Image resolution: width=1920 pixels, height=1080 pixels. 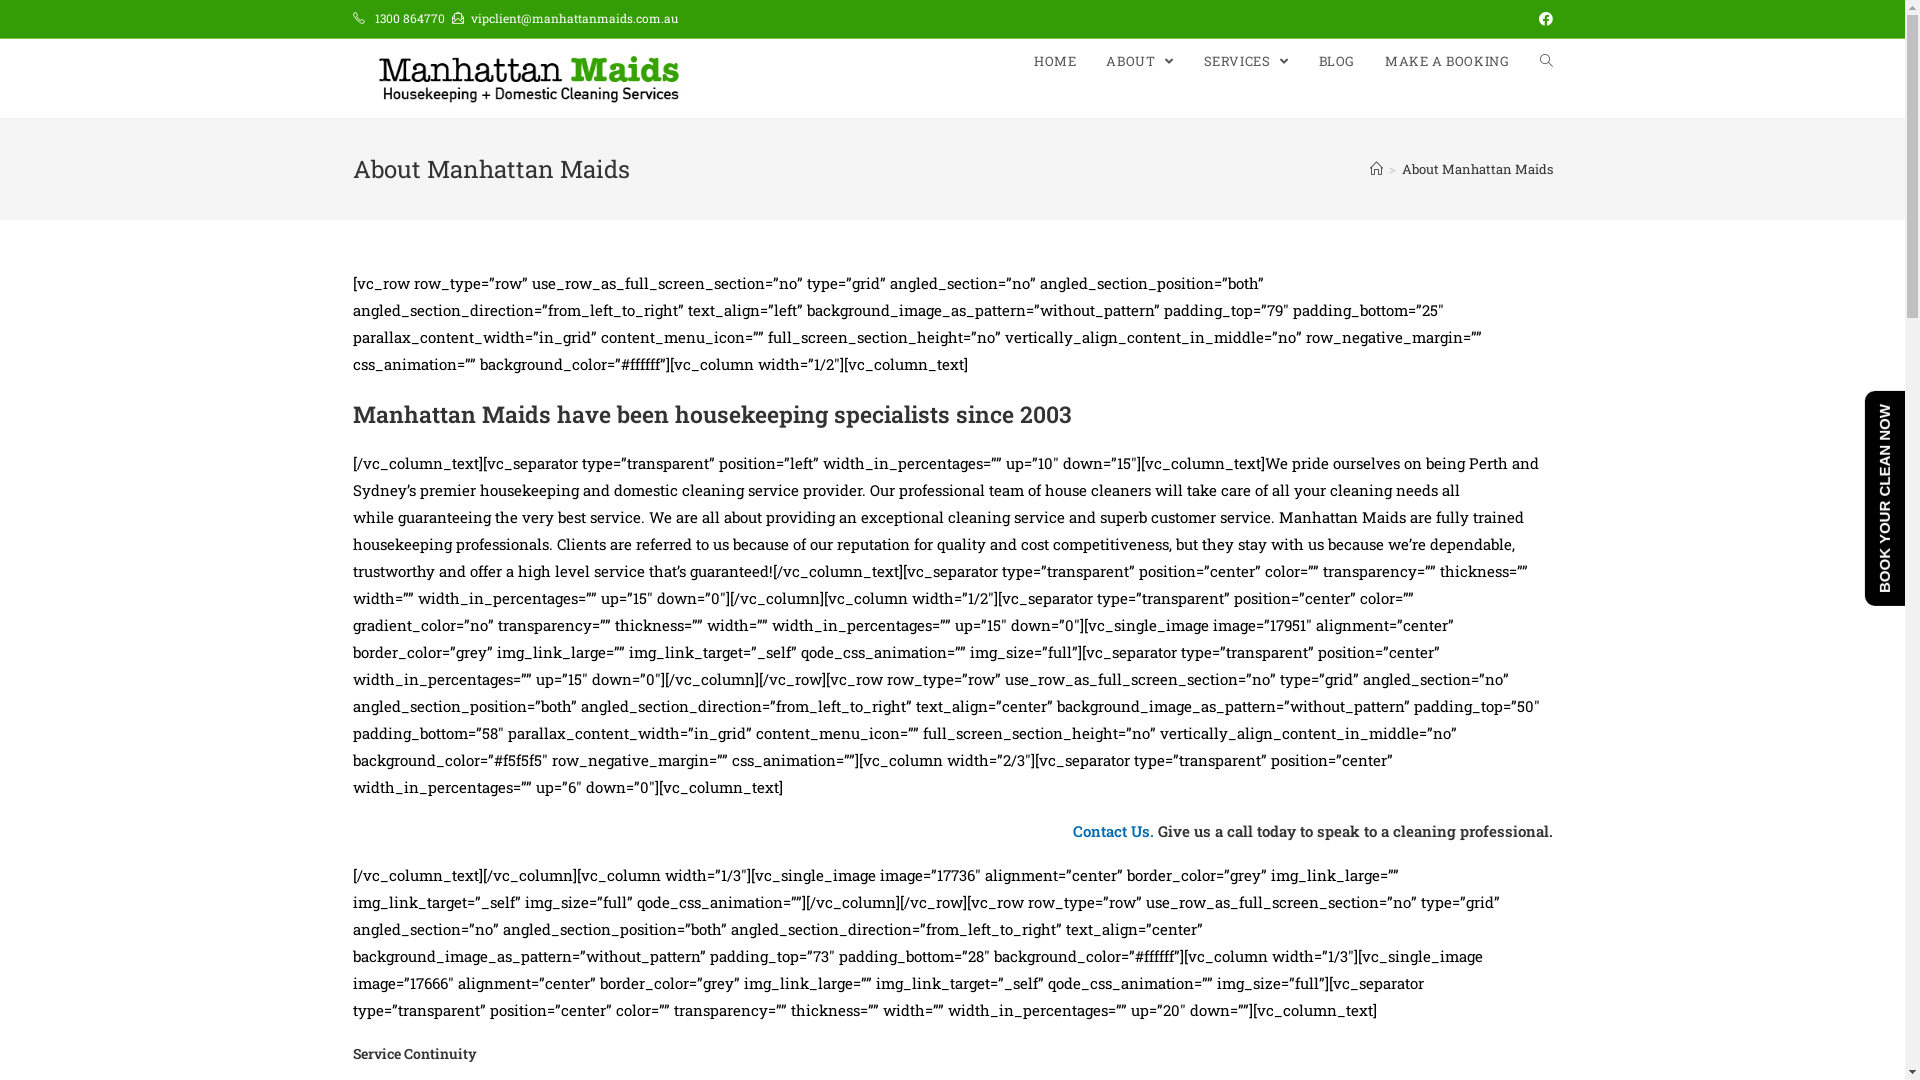 What do you see at coordinates (1477, 168) in the screenshot?
I see `'About Manhattan Maids'` at bounding box center [1477, 168].